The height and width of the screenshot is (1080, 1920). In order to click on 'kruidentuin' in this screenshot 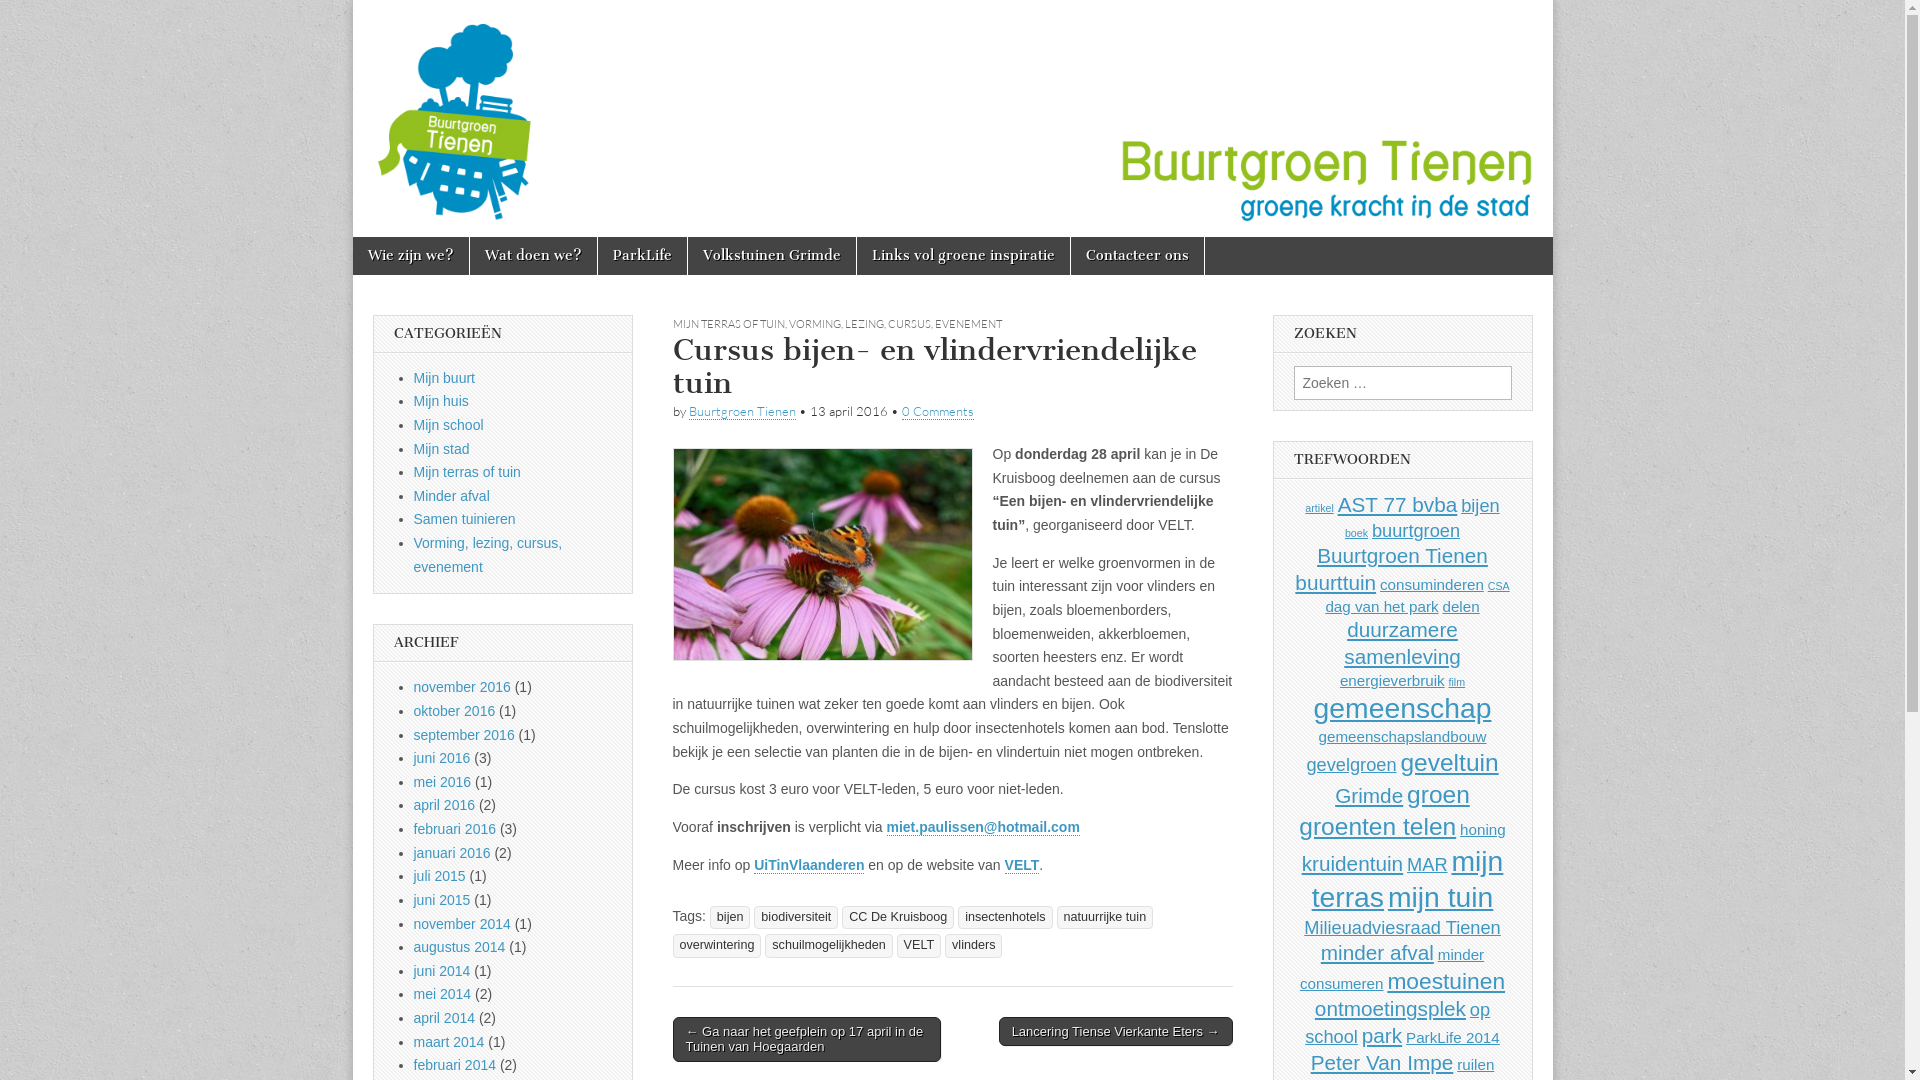, I will do `click(1353, 862)`.